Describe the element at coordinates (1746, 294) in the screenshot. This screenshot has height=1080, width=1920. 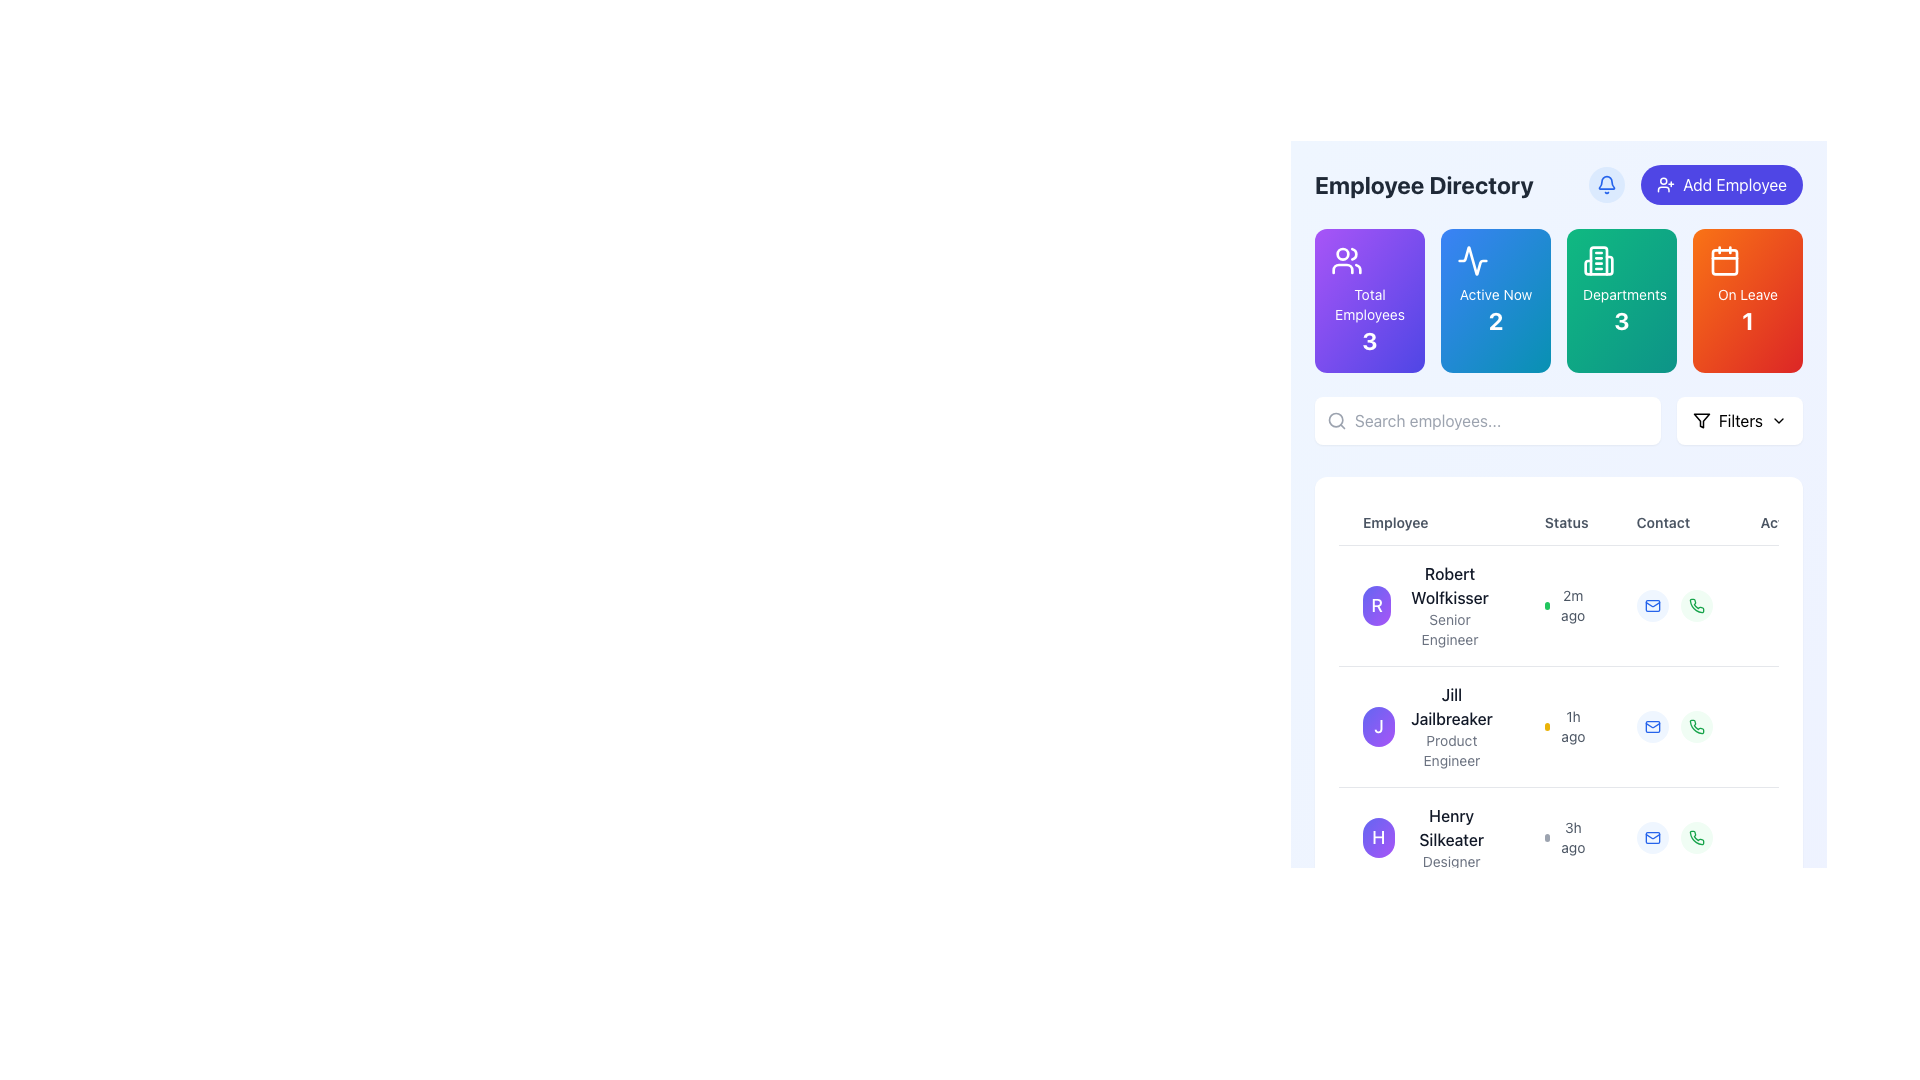
I see `the Text label that provides contextual information about the count of people on leave, which is positioned above the numerical text '1' and below a calendar icon on a gradient orange-to-red background` at that location.